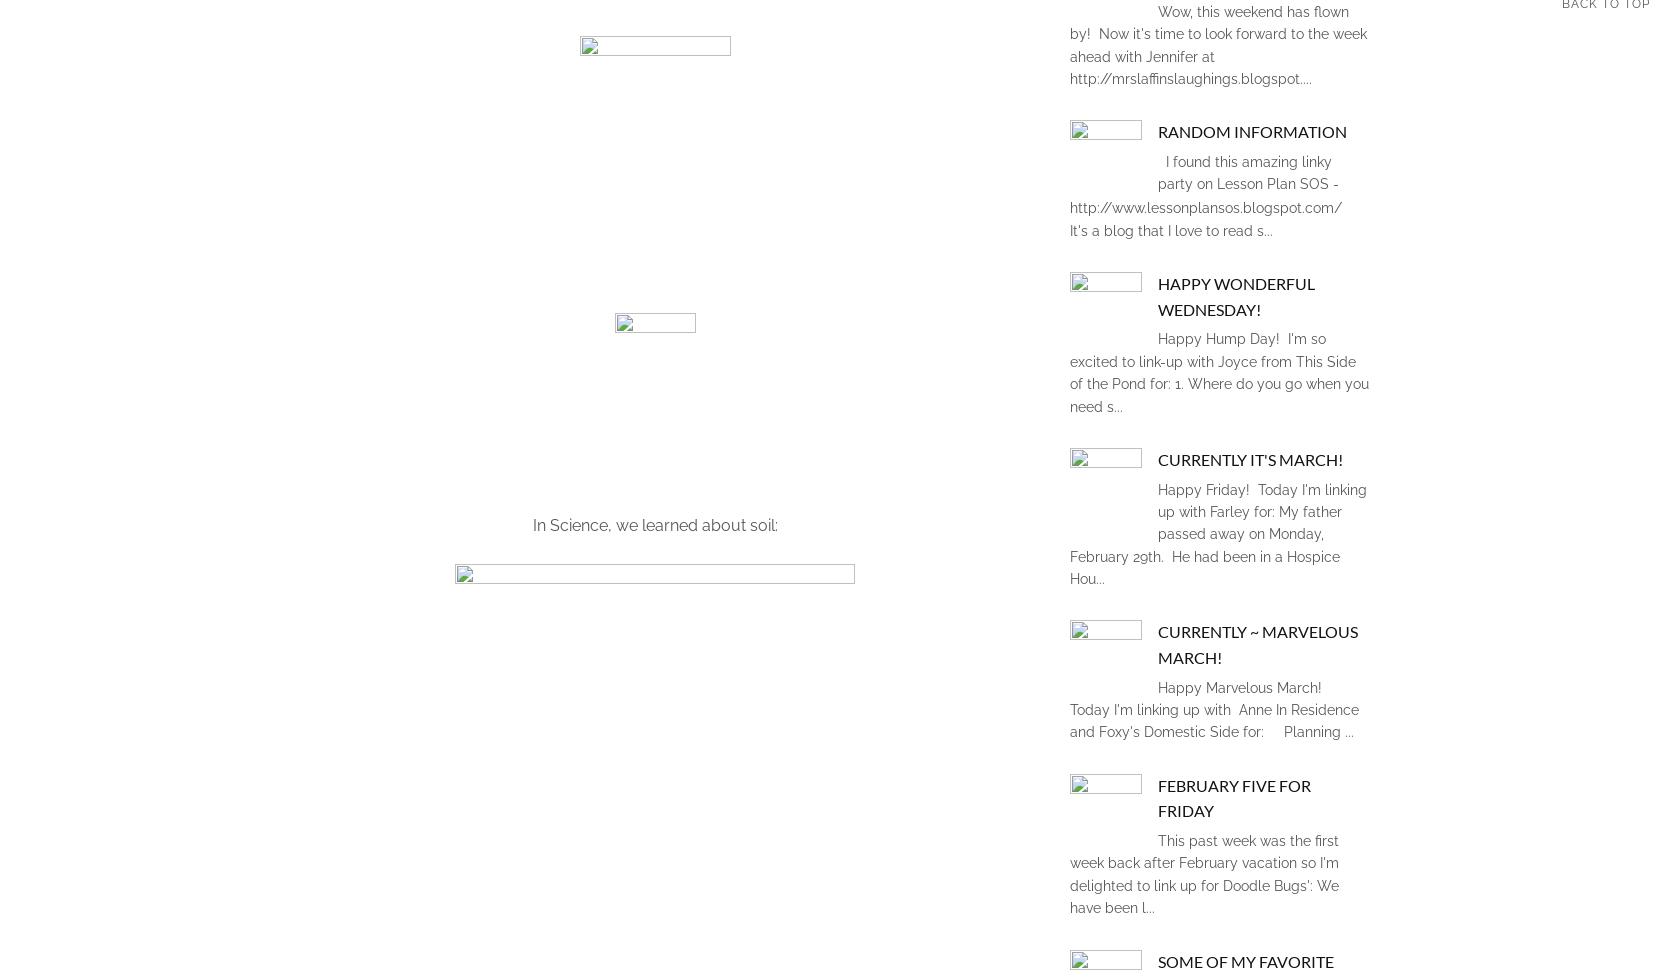 This screenshot has width=1670, height=978. Describe the element at coordinates (1210, 195) in the screenshot. I see `'I found this amazing linky party on Lesson Plan SOS - http://www.lessonplansos.blogspot.com/   It's a blog that I love to read s...'` at that location.